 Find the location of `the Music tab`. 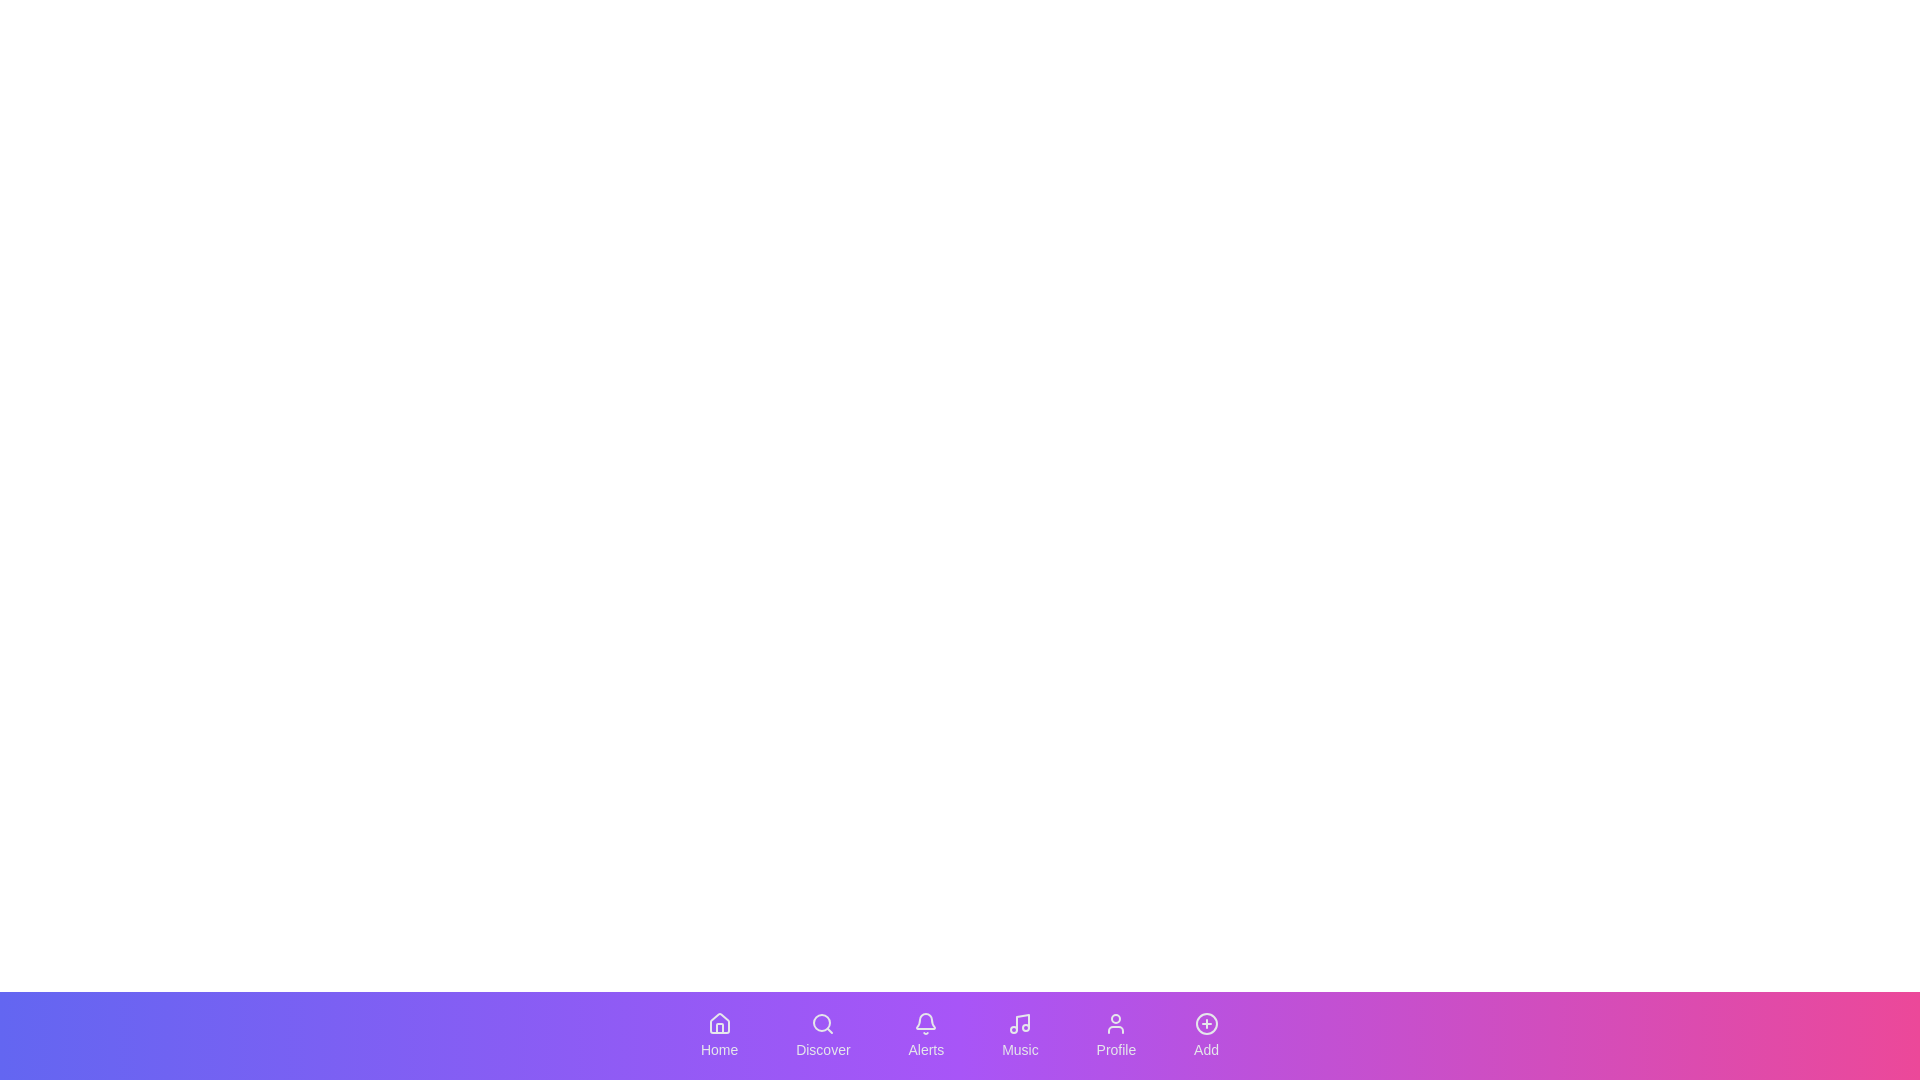

the Music tab is located at coordinates (1020, 1035).